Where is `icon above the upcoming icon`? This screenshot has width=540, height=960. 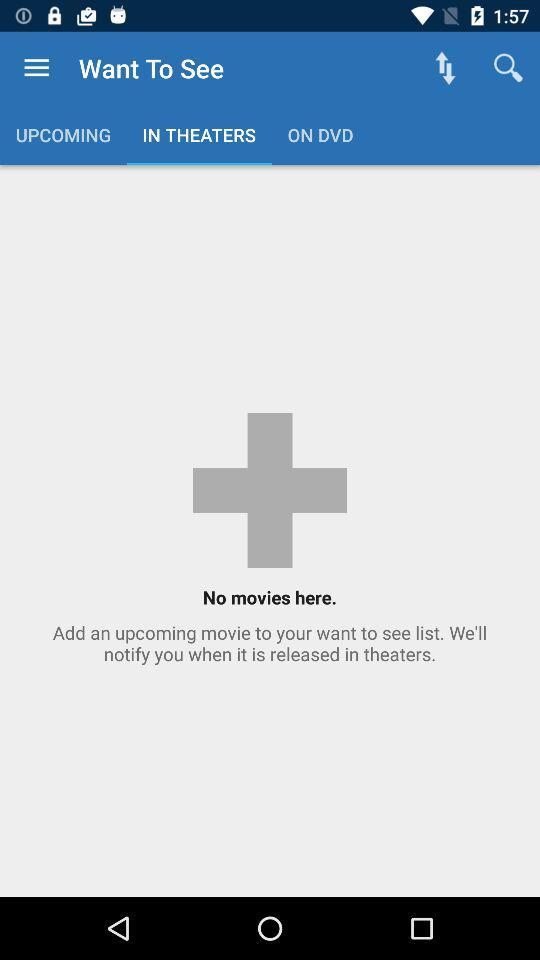
icon above the upcoming icon is located at coordinates (36, 68).